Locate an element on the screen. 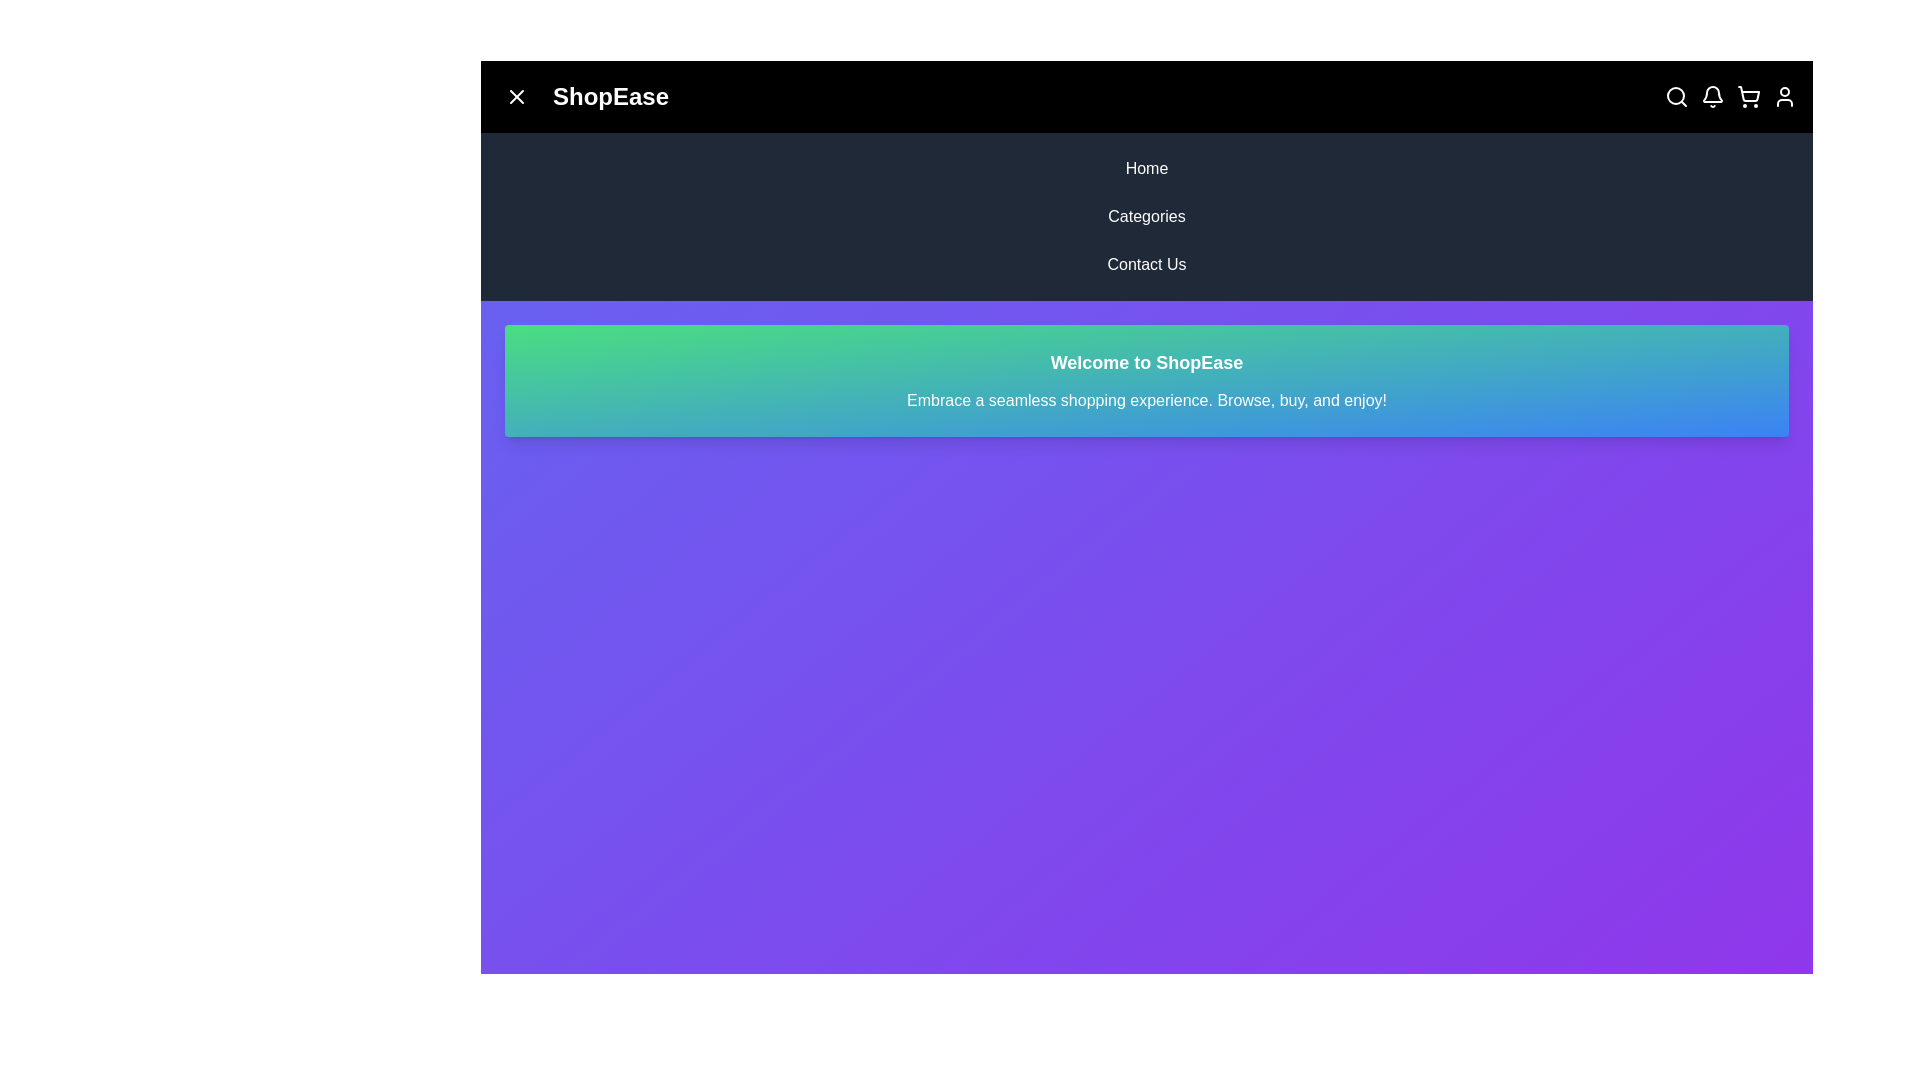 This screenshot has height=1080, width=1920. notifications icon is located at coordinates (1712, 96).